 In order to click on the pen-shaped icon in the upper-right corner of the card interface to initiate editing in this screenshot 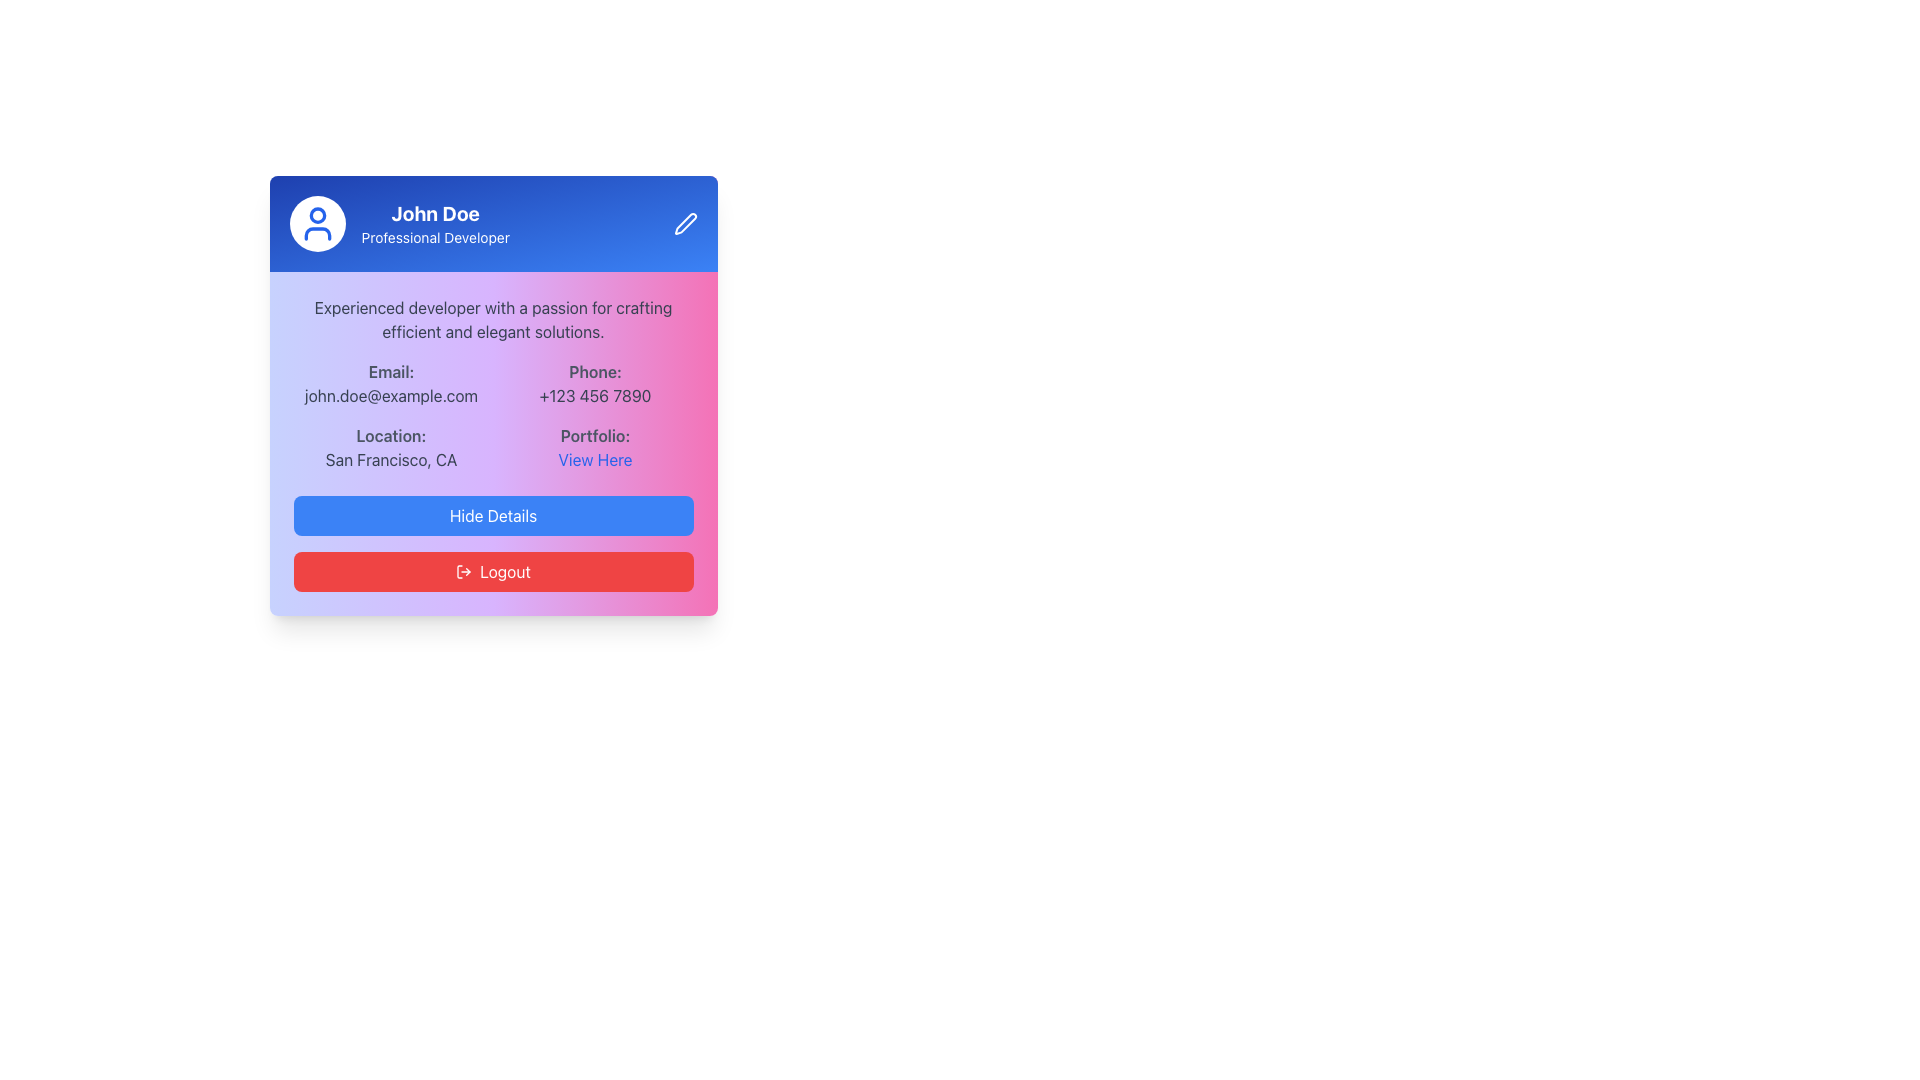, I will do `click(685, 223)`.